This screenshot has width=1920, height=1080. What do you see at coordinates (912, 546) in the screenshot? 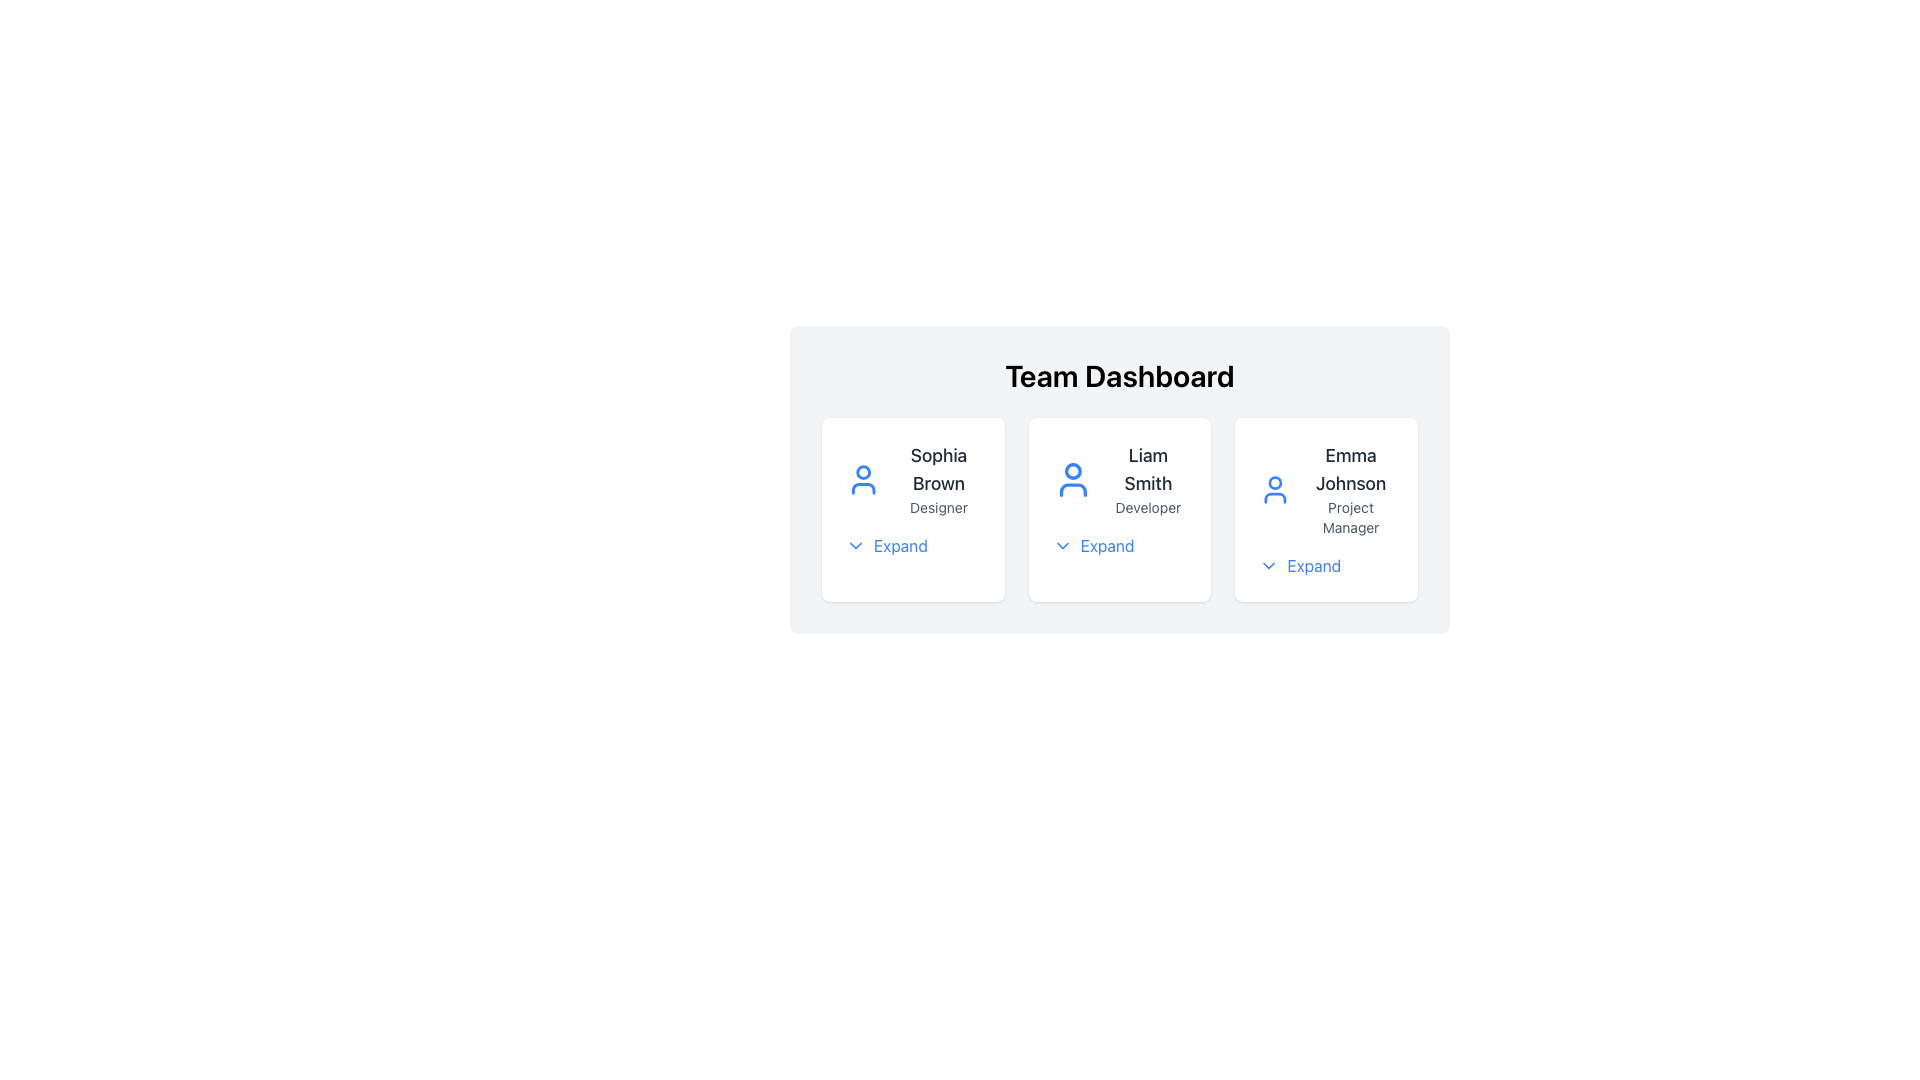
I see `the interactive 'Expand' link with a blue color scheme located below 'Sophia Brown' and 'Designer'` at bounding box center [912, 546].